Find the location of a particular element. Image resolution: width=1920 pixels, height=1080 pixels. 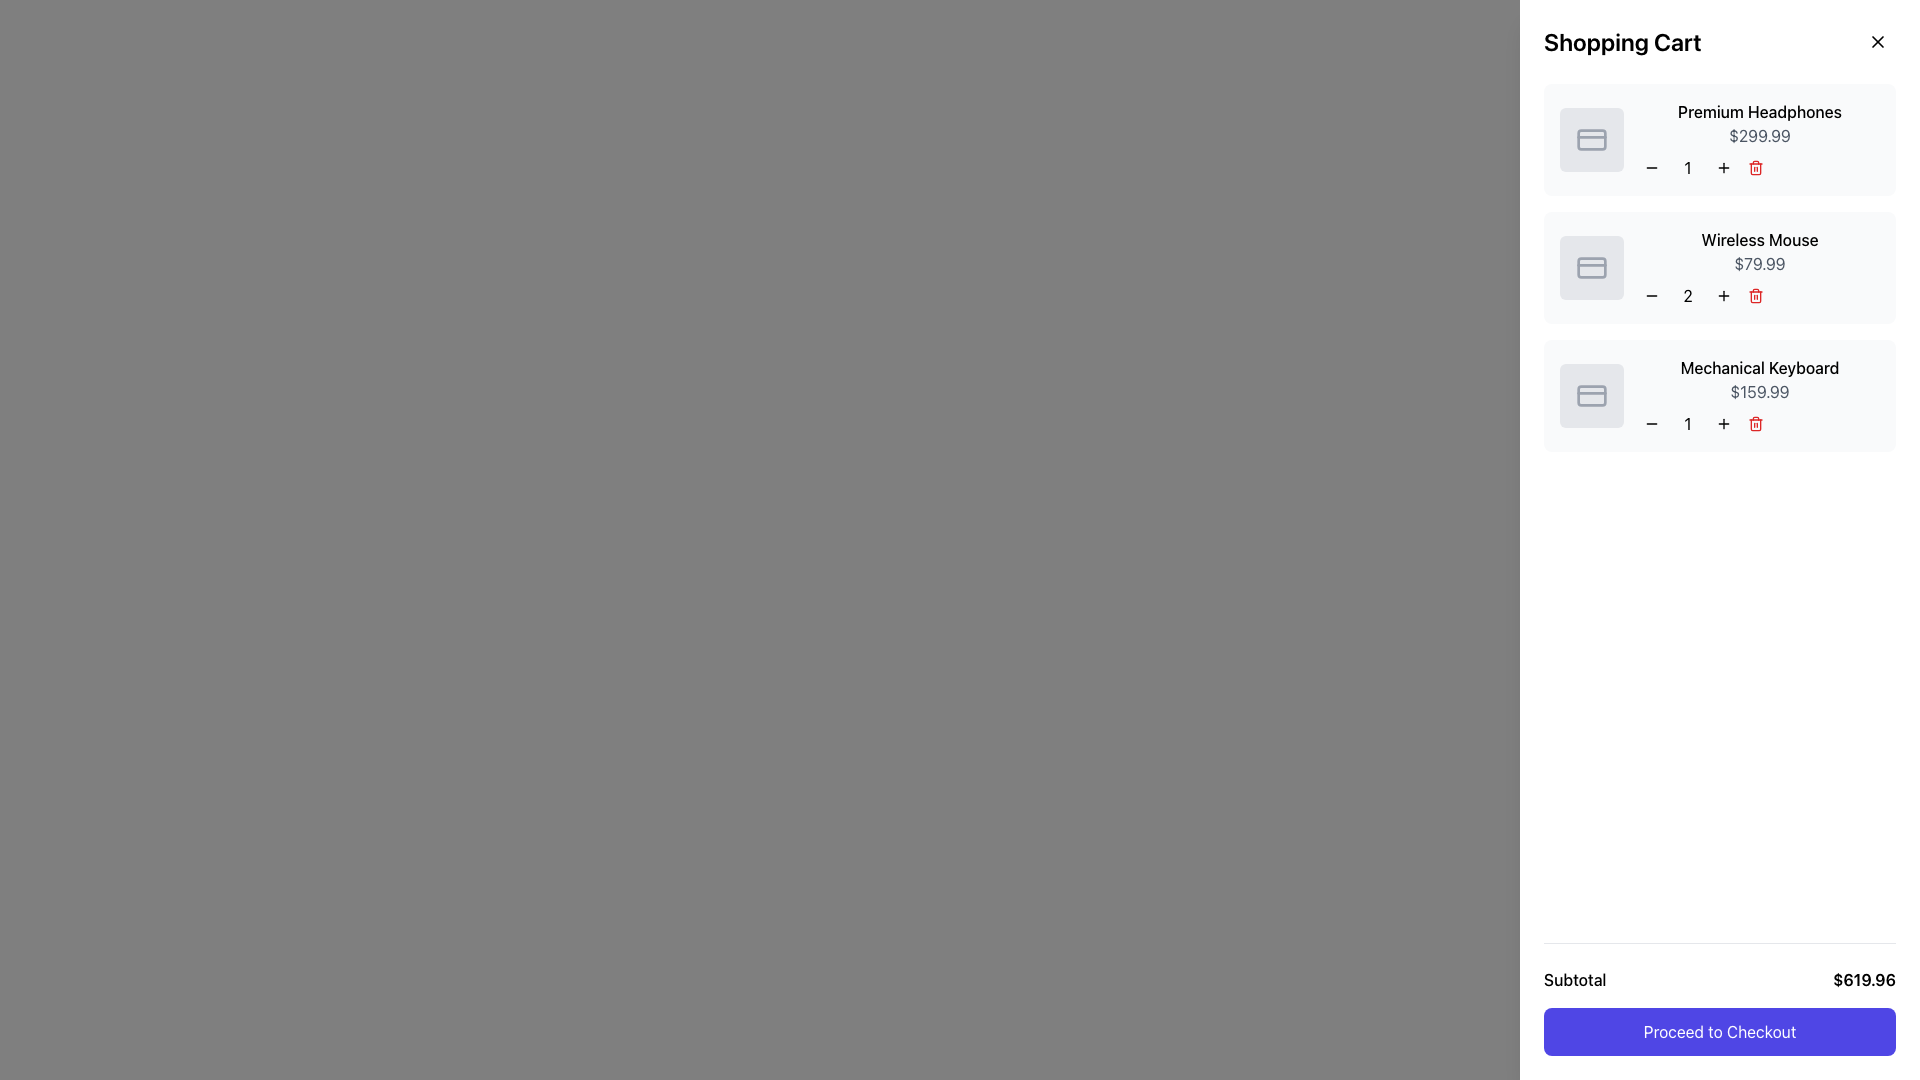

the main rectangular body of the credit card icon located in the right-side shopping cart interface, adjacent to the 'Mechanical Keyboard' item is located at coordinates (1591, 396).